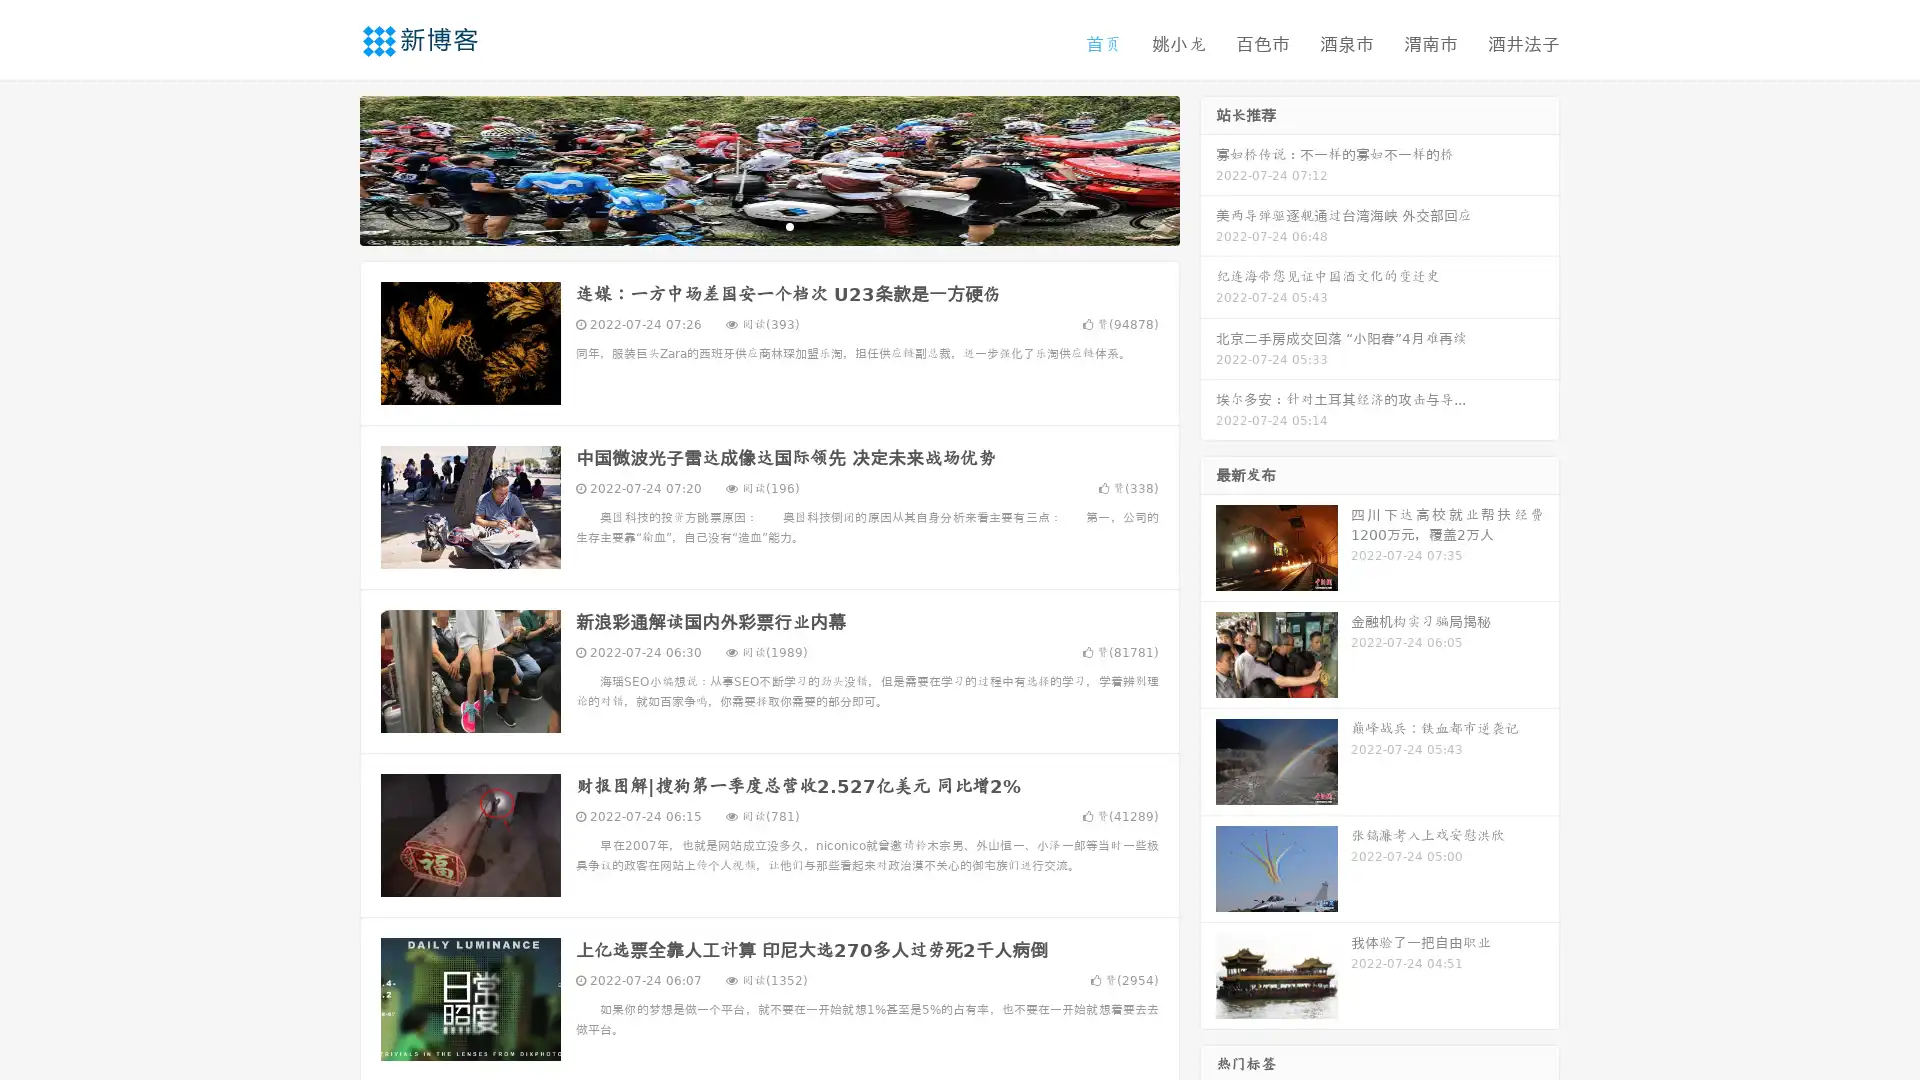 This screenshot has width=1920, height=1080. What do you see at coordinates (1208, 168) in the screenshot?
I see `Next slide` at bounding box center [1208, 168].